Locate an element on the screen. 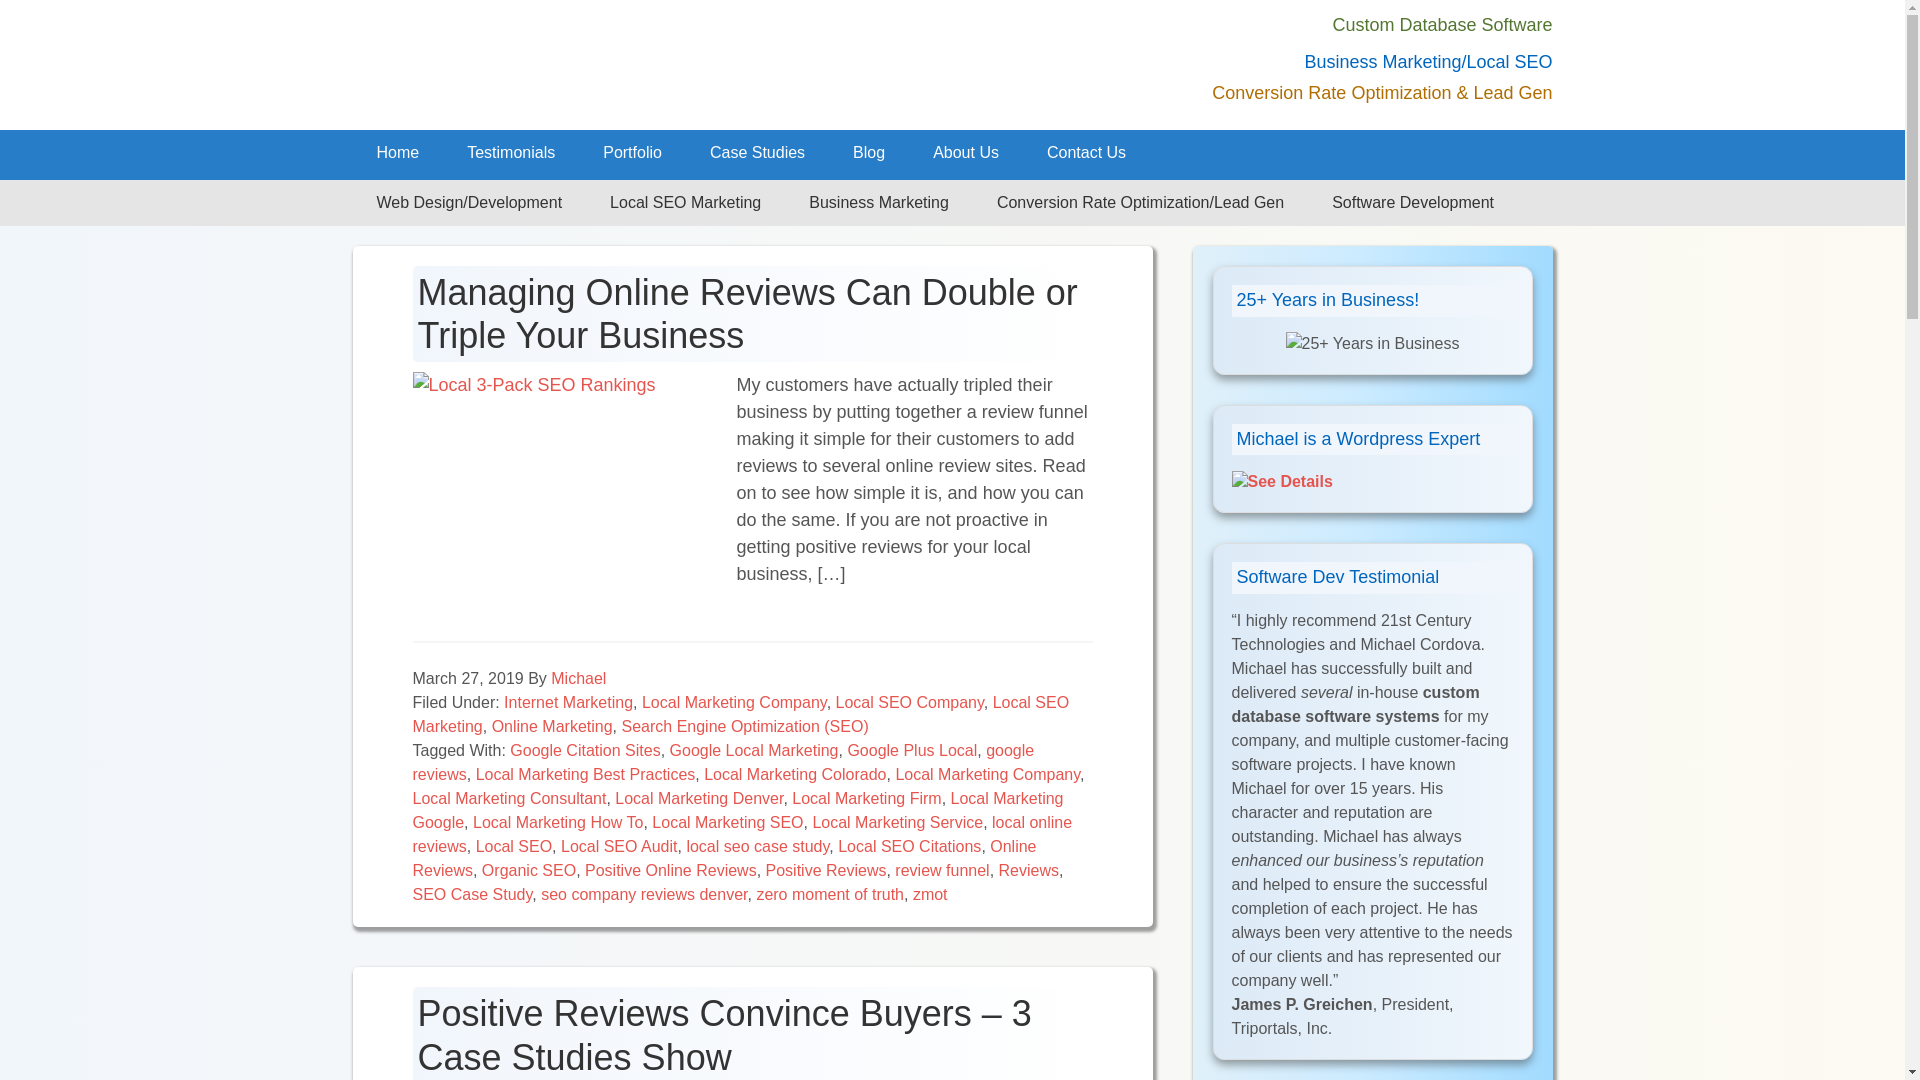 This screenshot has height=1080, width=1920. 'Online Marketing' is located at coordinates (552, 726).